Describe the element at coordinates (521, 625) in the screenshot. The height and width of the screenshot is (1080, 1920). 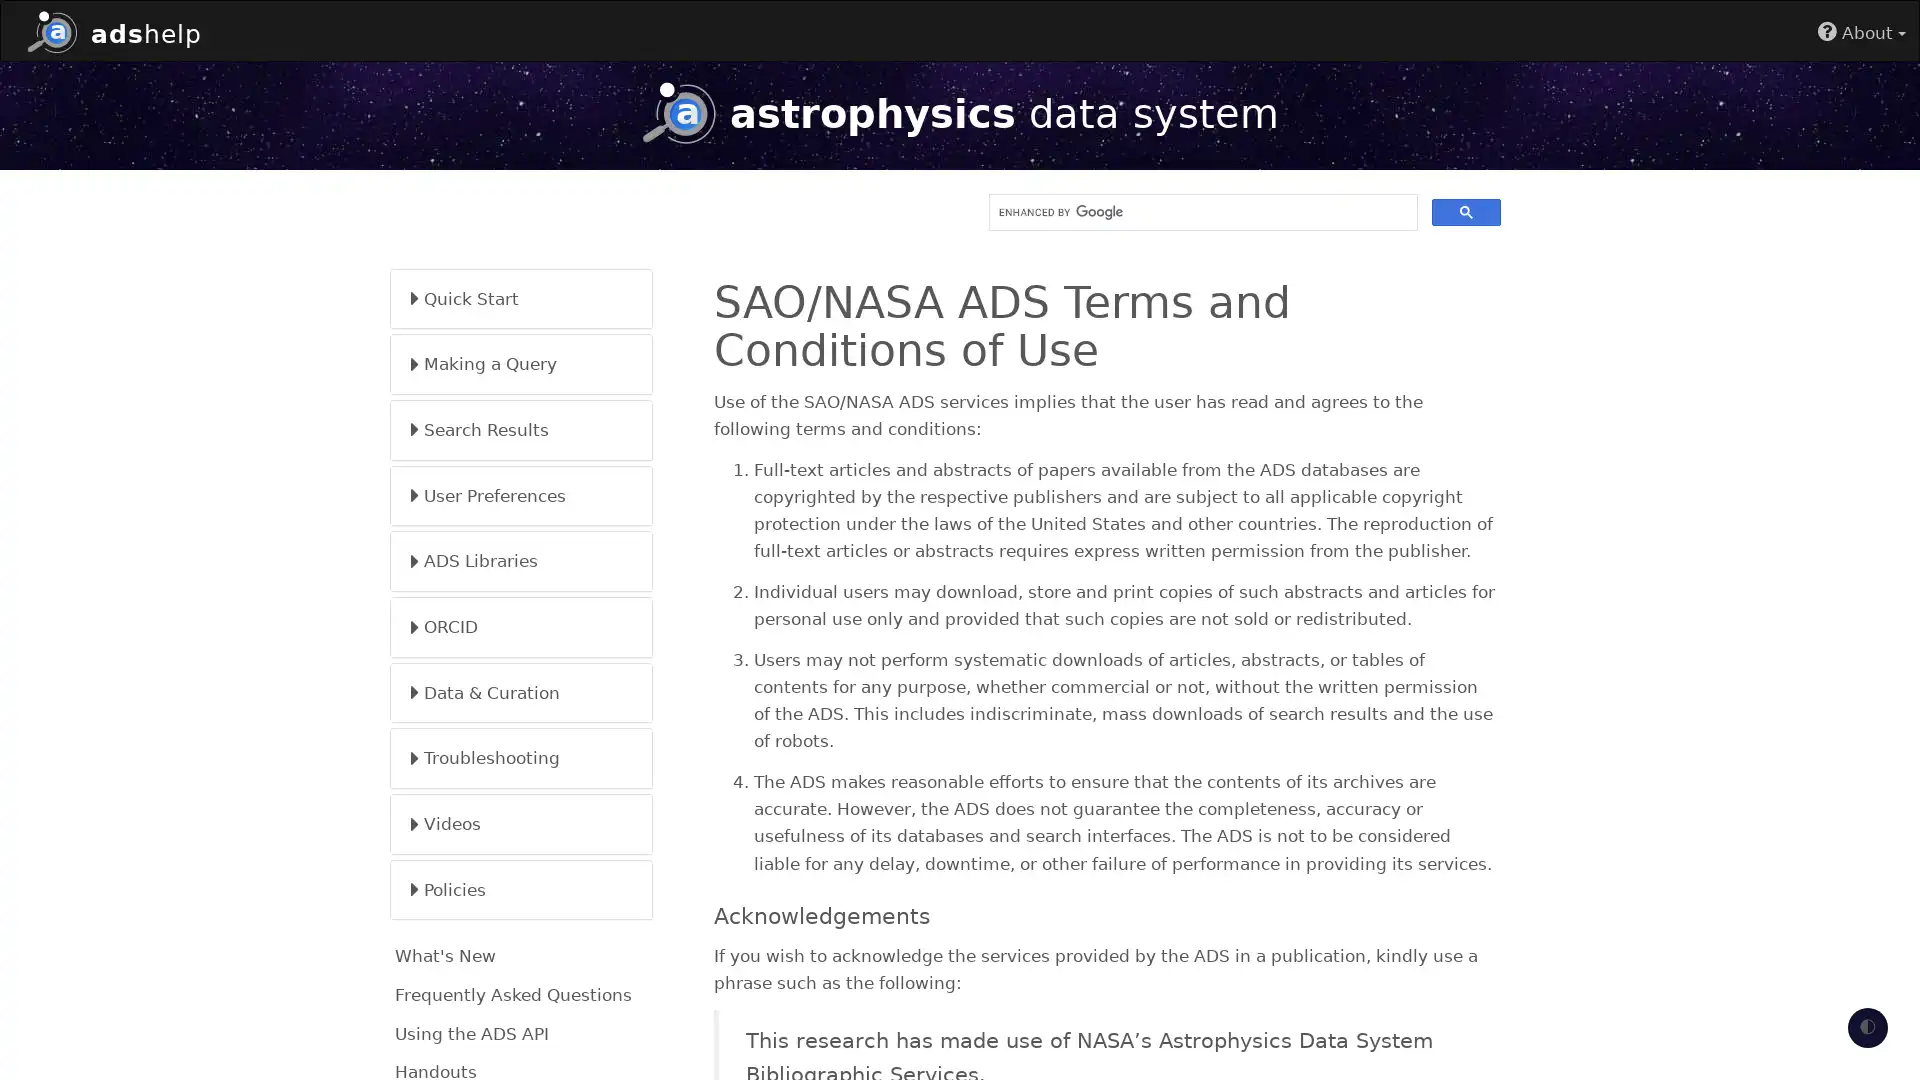
I see `ORCID` at that location.